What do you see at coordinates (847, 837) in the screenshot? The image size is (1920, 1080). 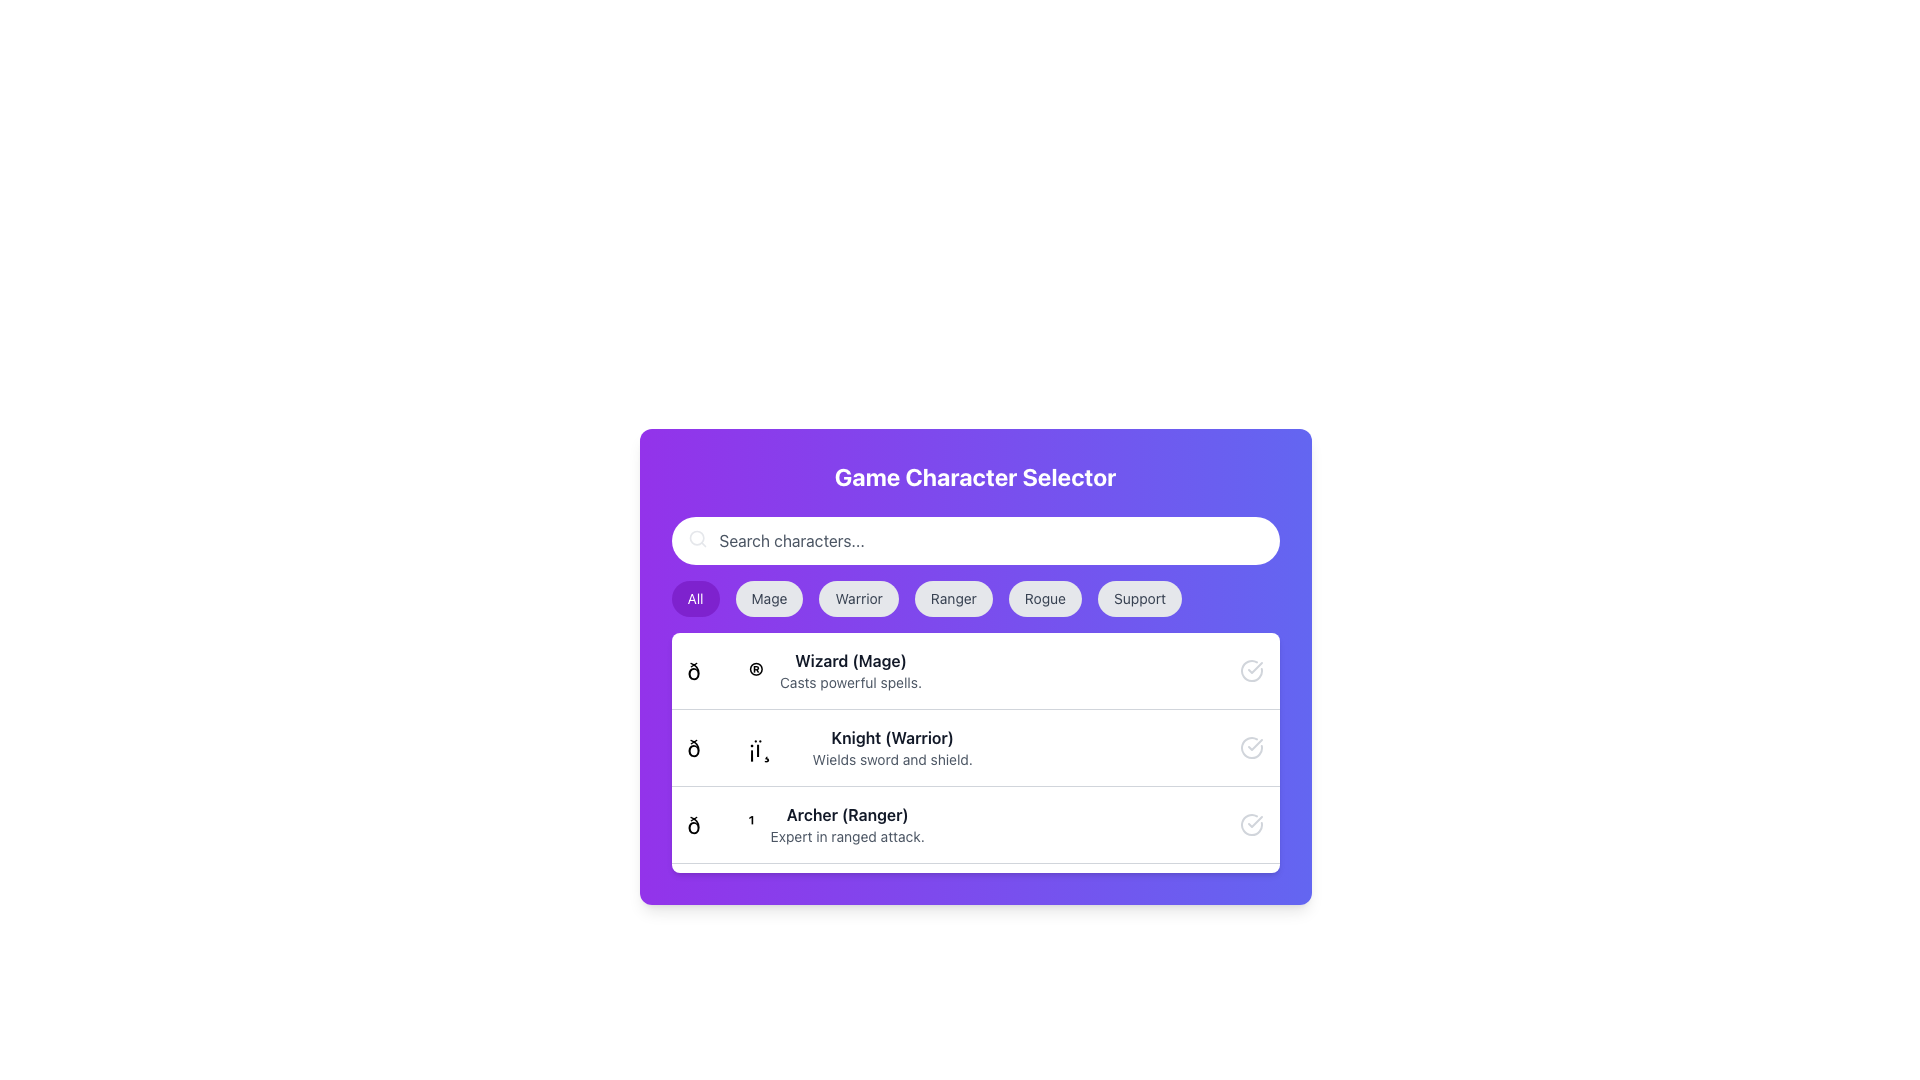 I see `the static text label that reads 'Expert in ranged attack.' located directly below 'Archer (Ranger)' in the third card section of the character selection interface` at bounding box center [847, 837].